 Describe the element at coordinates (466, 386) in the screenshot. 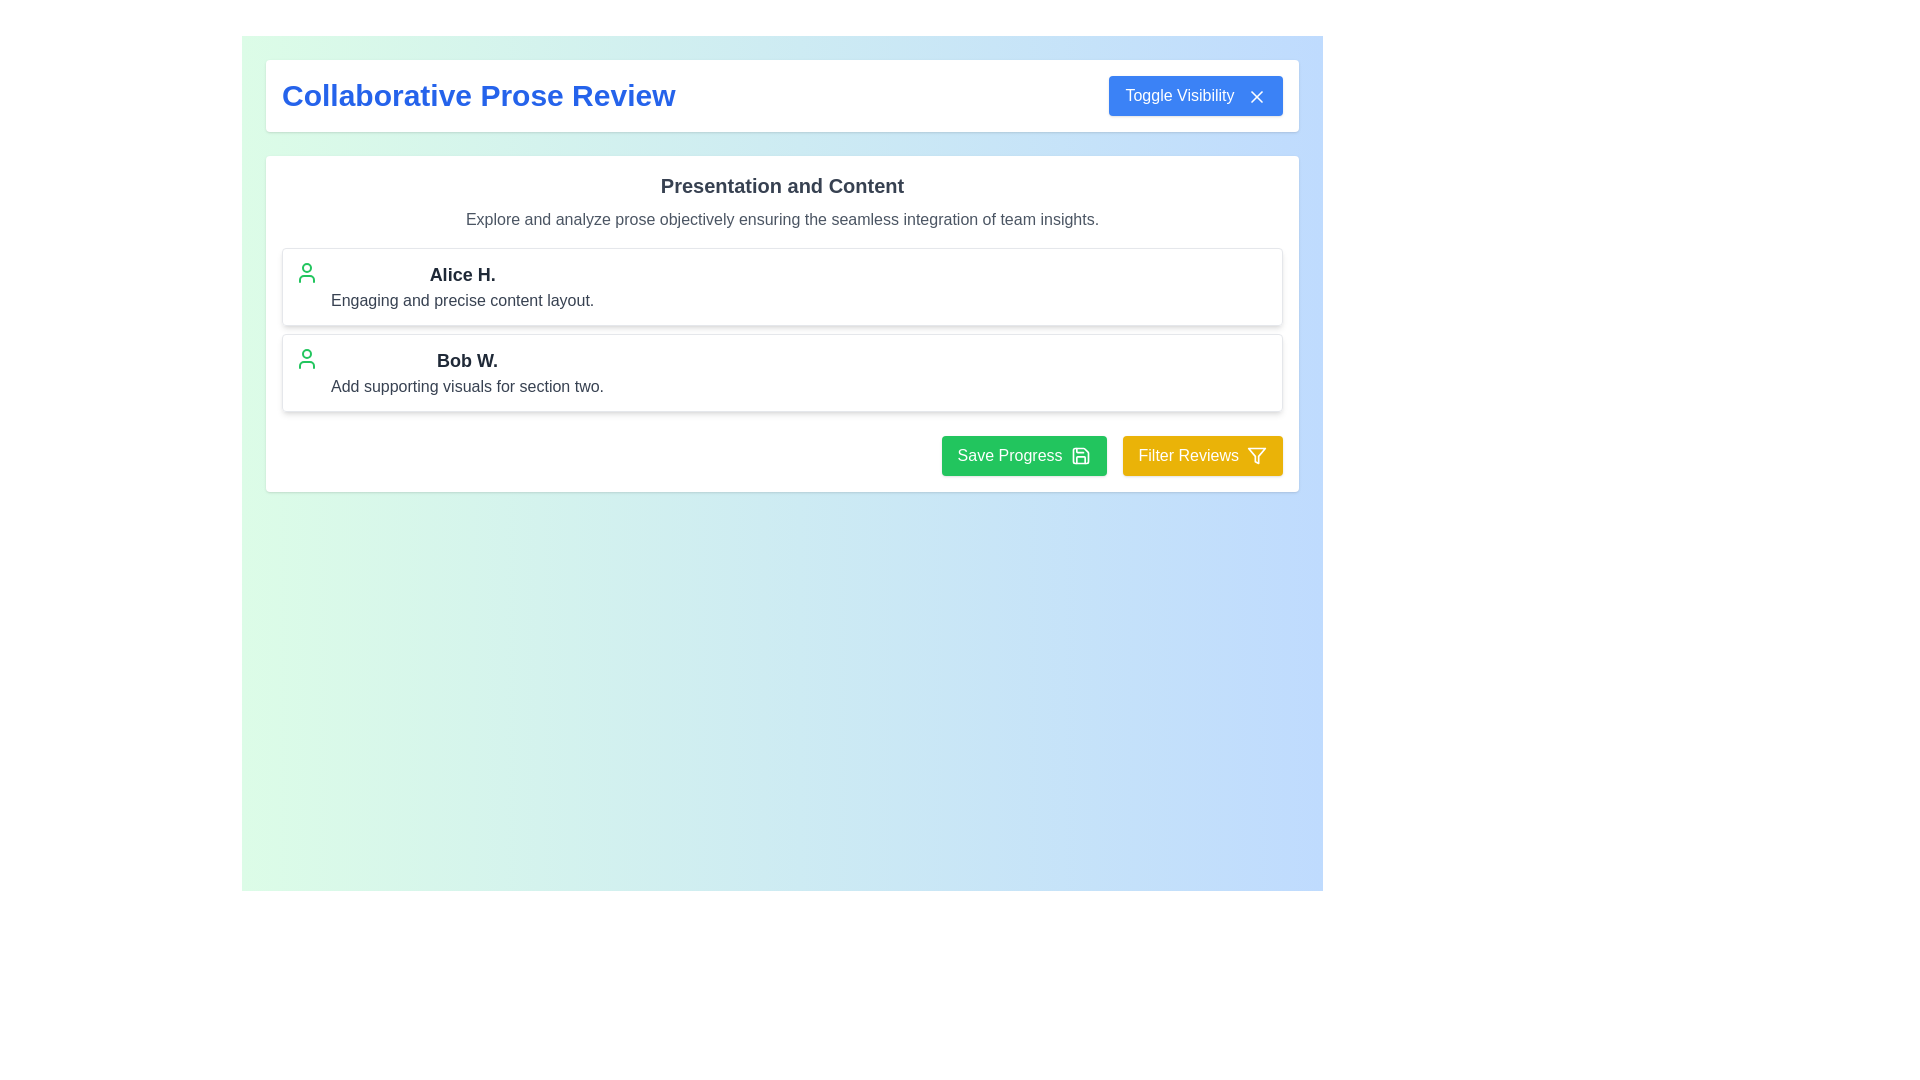

I see `the text label element displaying 'Add supporting visuals for section two.' which is styled in muted gray and positioned below the bold 'Bob W.' label` at that location.